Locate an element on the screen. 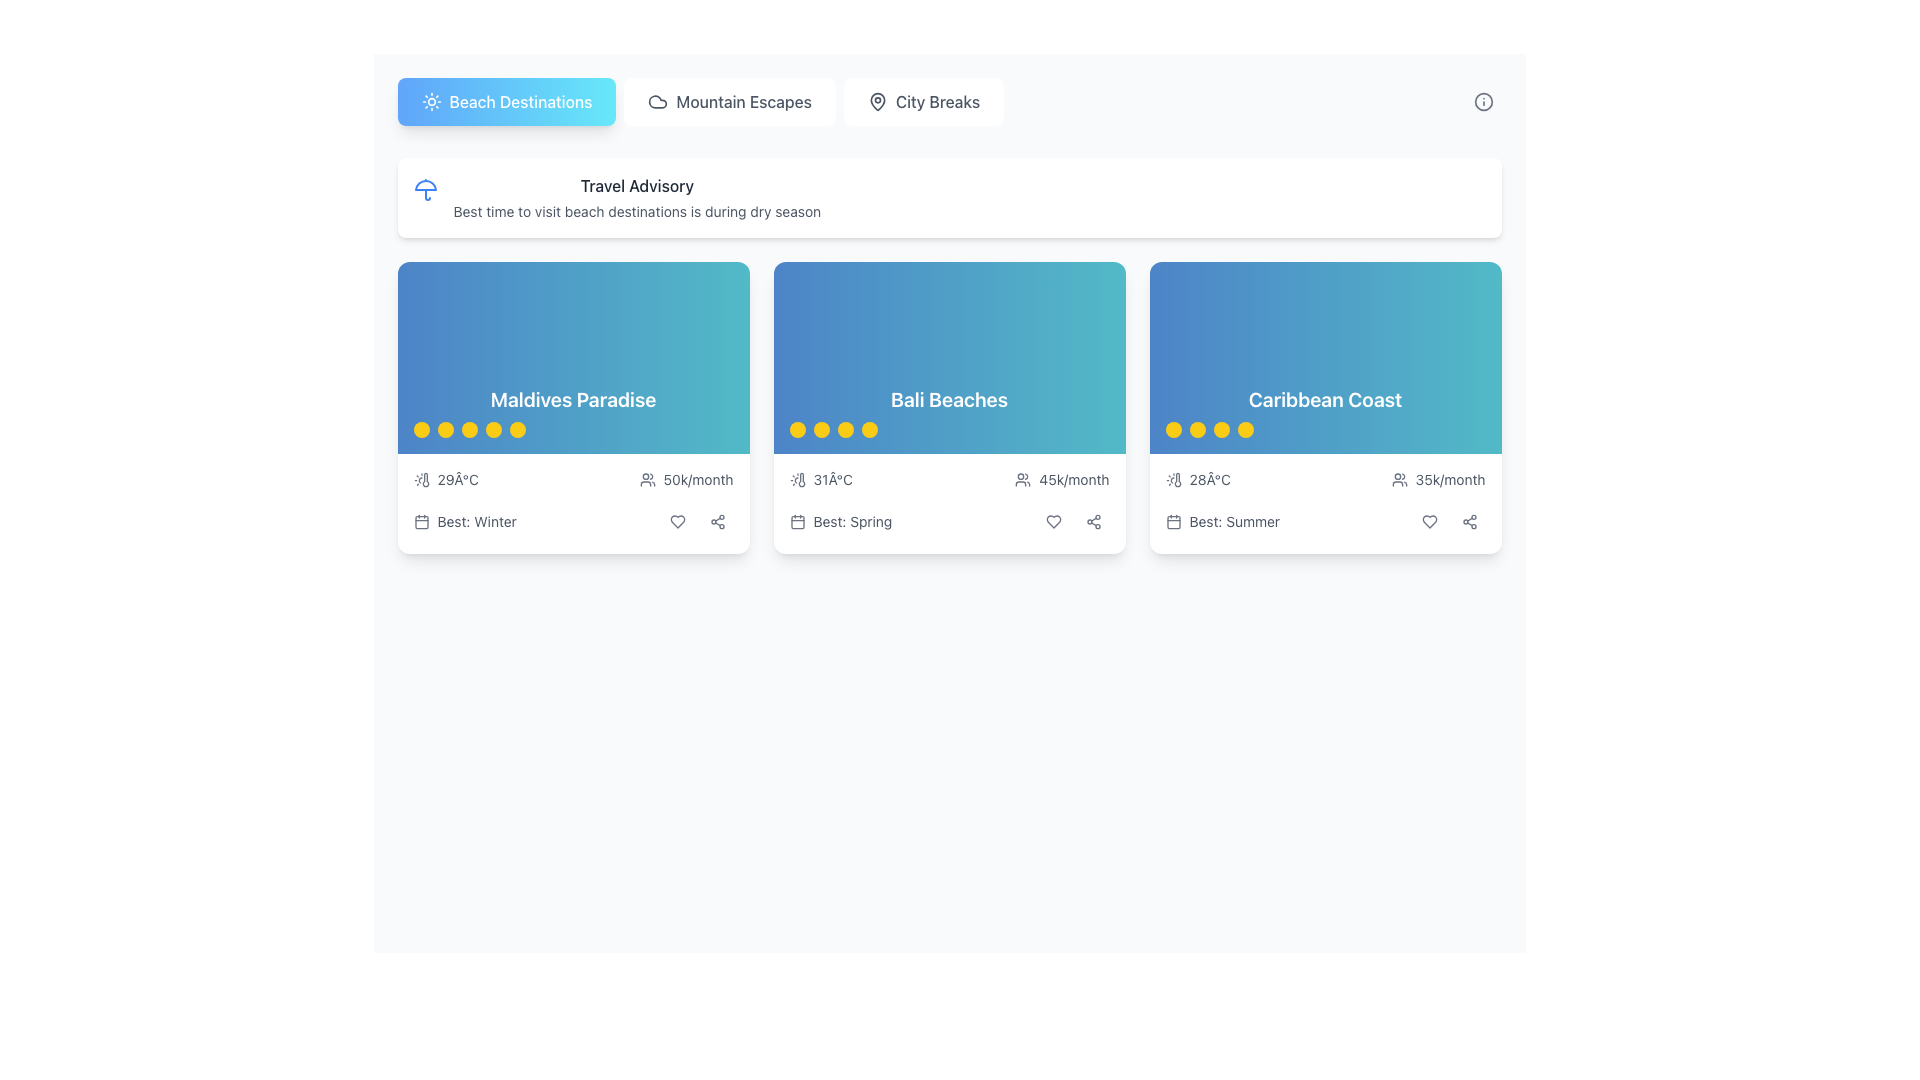 The height and width of the screenshot is (1080, 1920). the SVG vector pin icon, which is a location marker with rounded edges and a thin border, located near the top section of the interface is located at coordinates (877, 101).